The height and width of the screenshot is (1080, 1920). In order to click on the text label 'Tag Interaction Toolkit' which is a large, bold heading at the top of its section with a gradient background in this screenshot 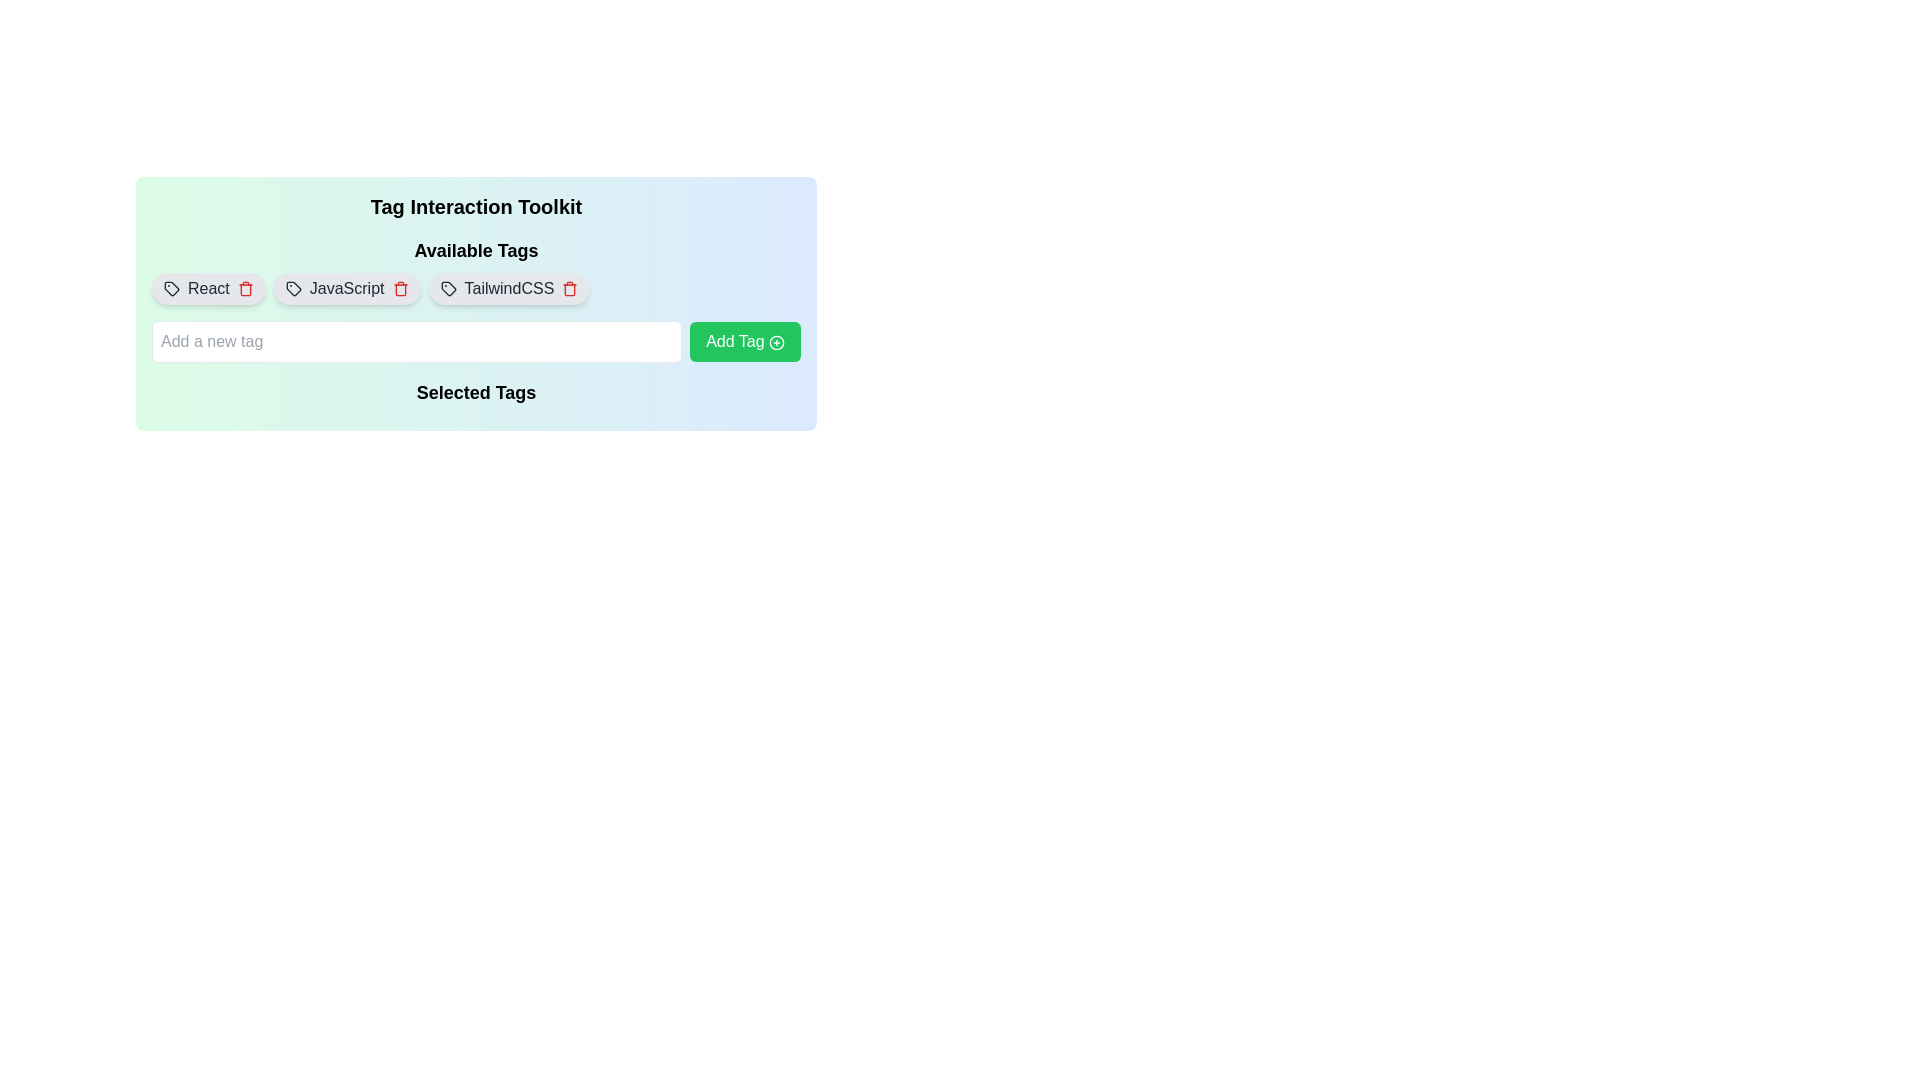, I will do `click(475, 207)`.